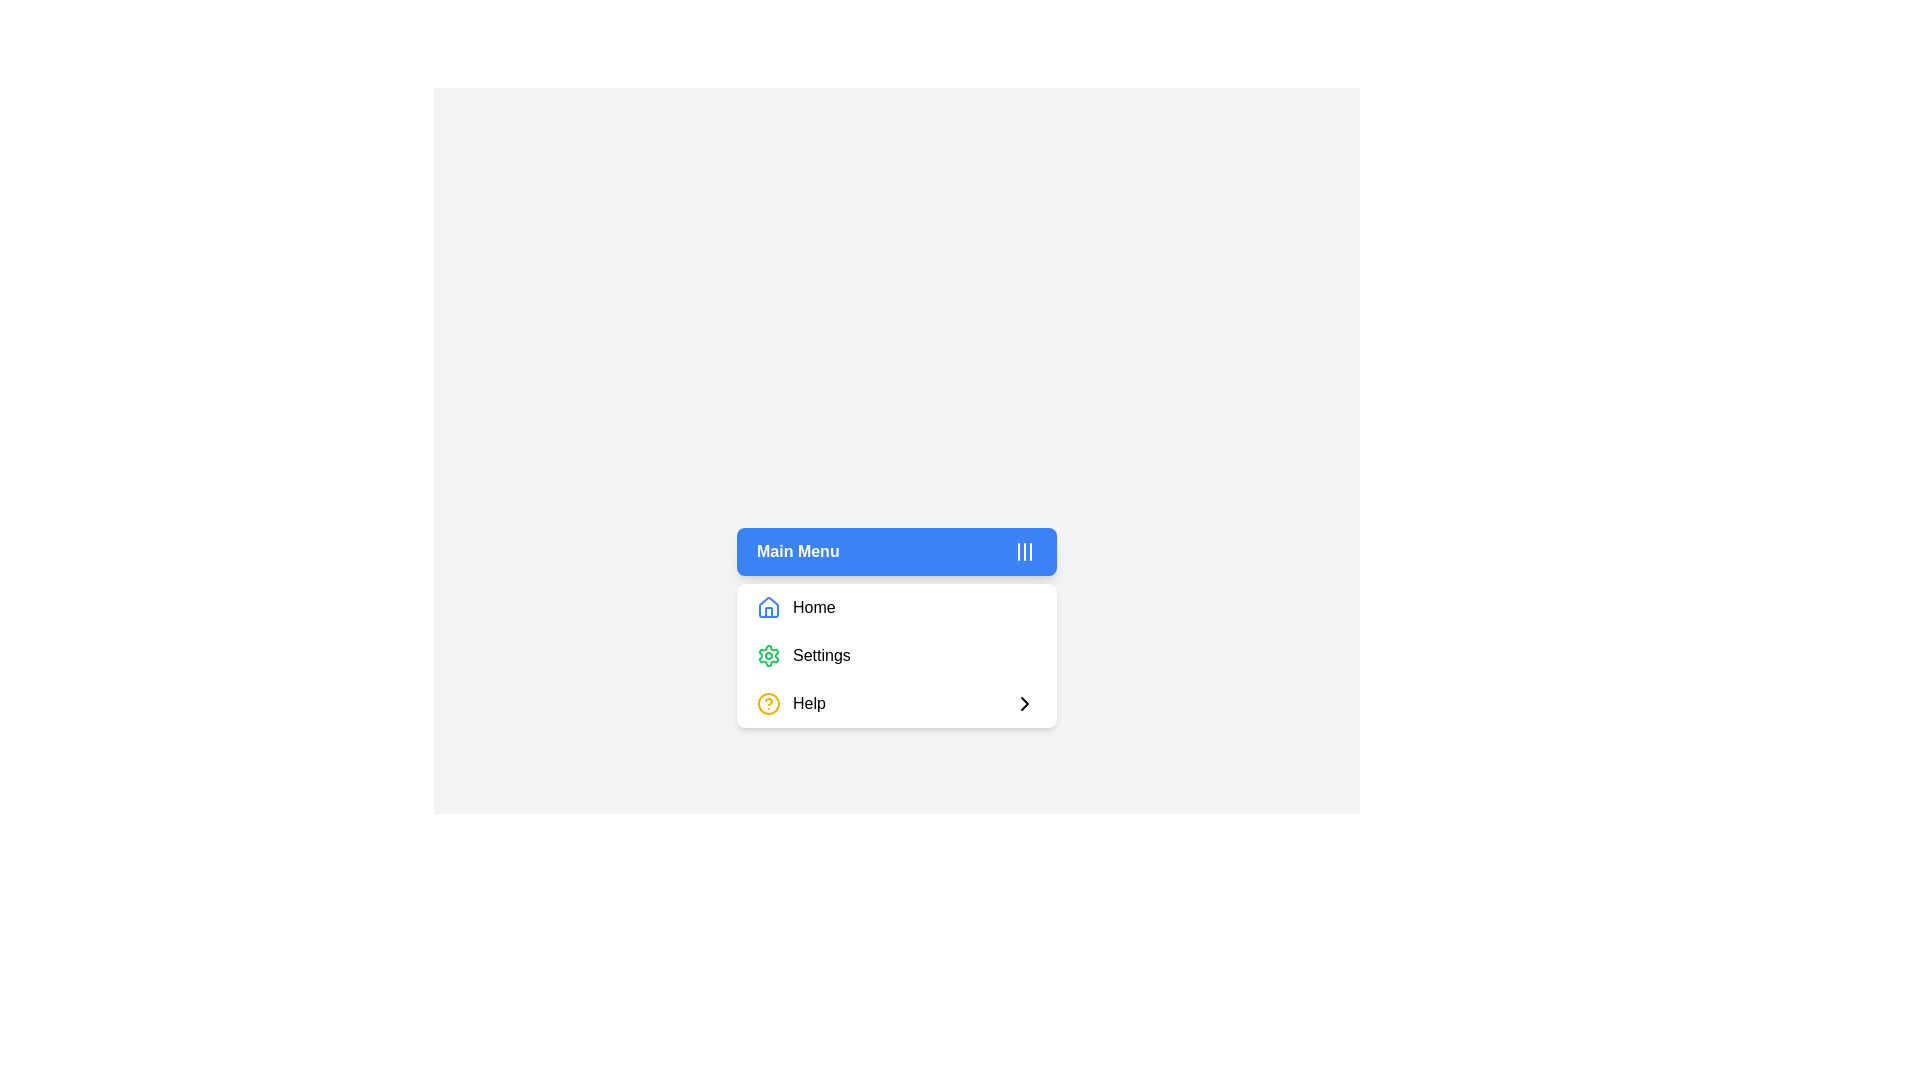 The width and height of the screenshot is (1920, 1080). What do you see at coordinates (896, 607) in the screenshot?
I see `the 'Home' menu option, which is the first item in a vertical menu list on a white card-like structure` at bounding box center [896, 607].